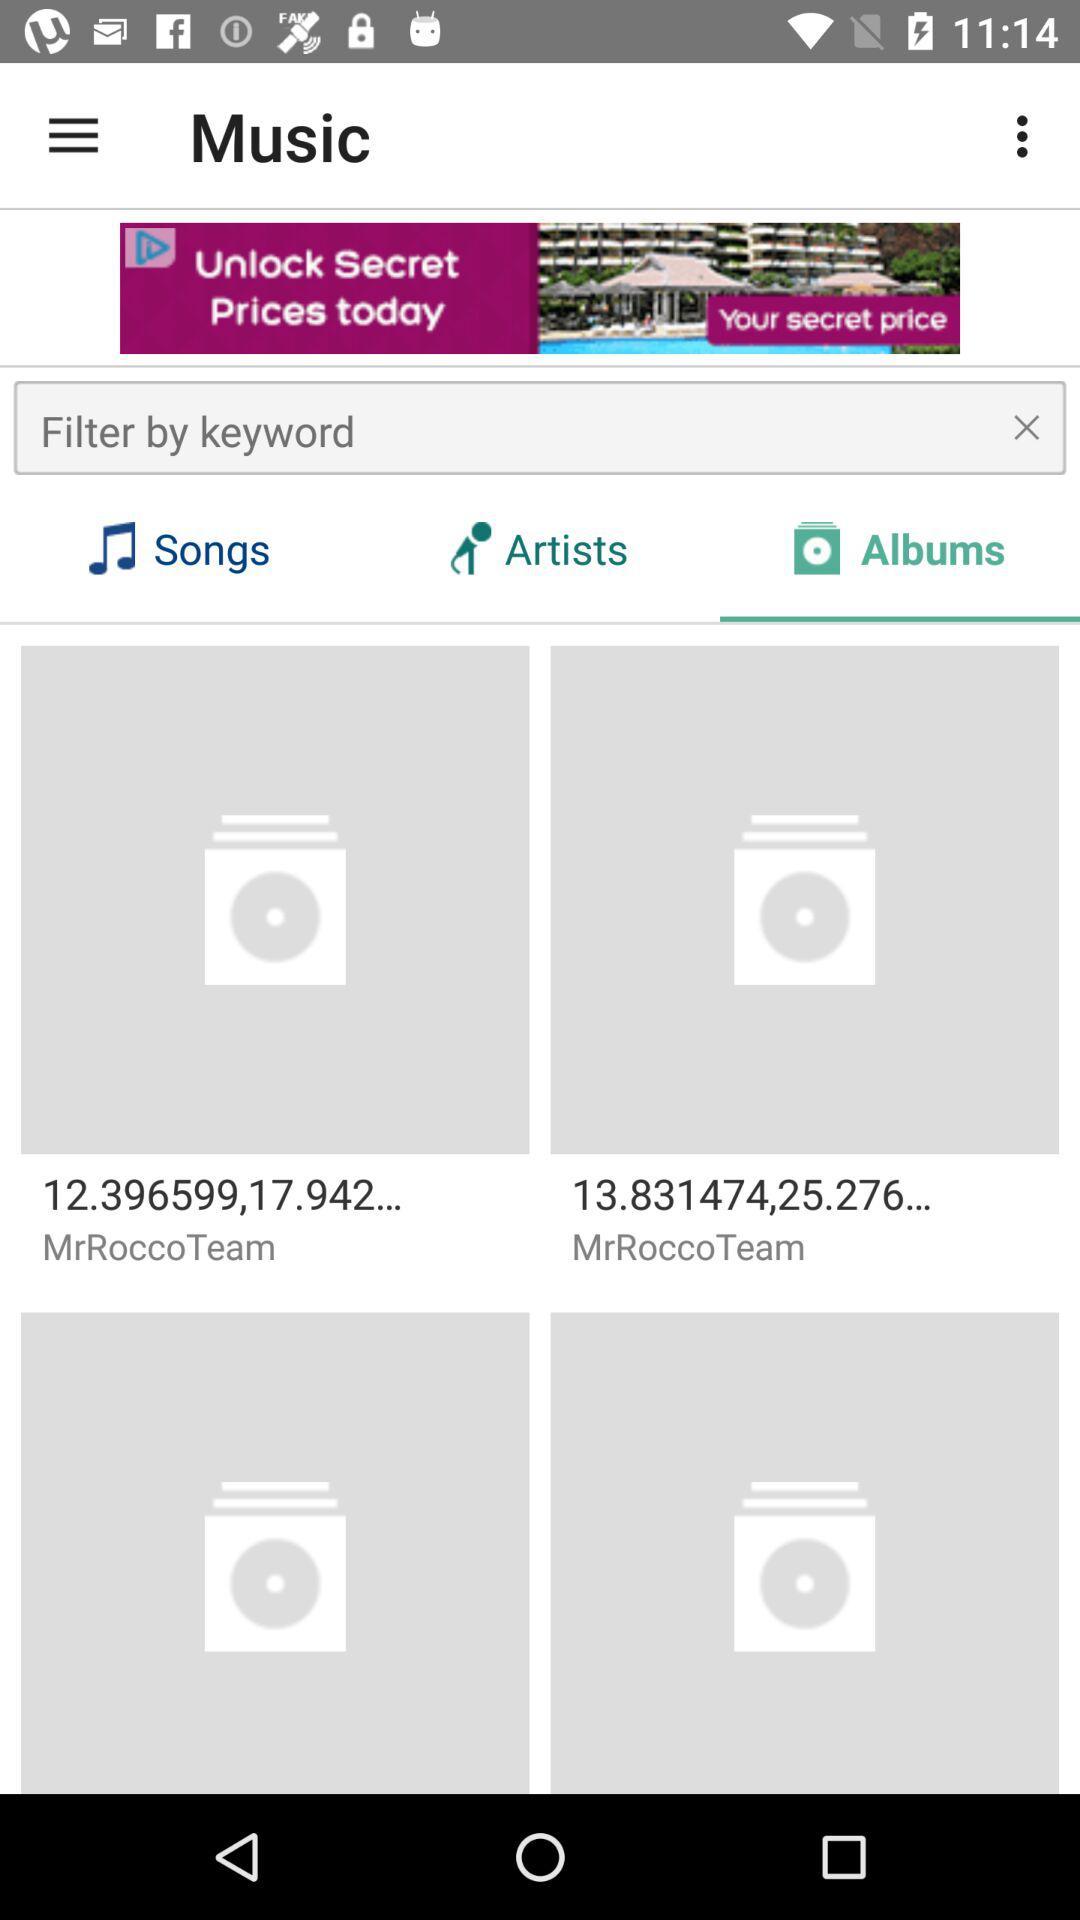 Image resolution: width=1080 pixels, height=1920 pixels. What do you see at coordinates (804, 899) in the screenshot?
I see `the image below the tab albums on the web page` at bounding box center [804, 899].